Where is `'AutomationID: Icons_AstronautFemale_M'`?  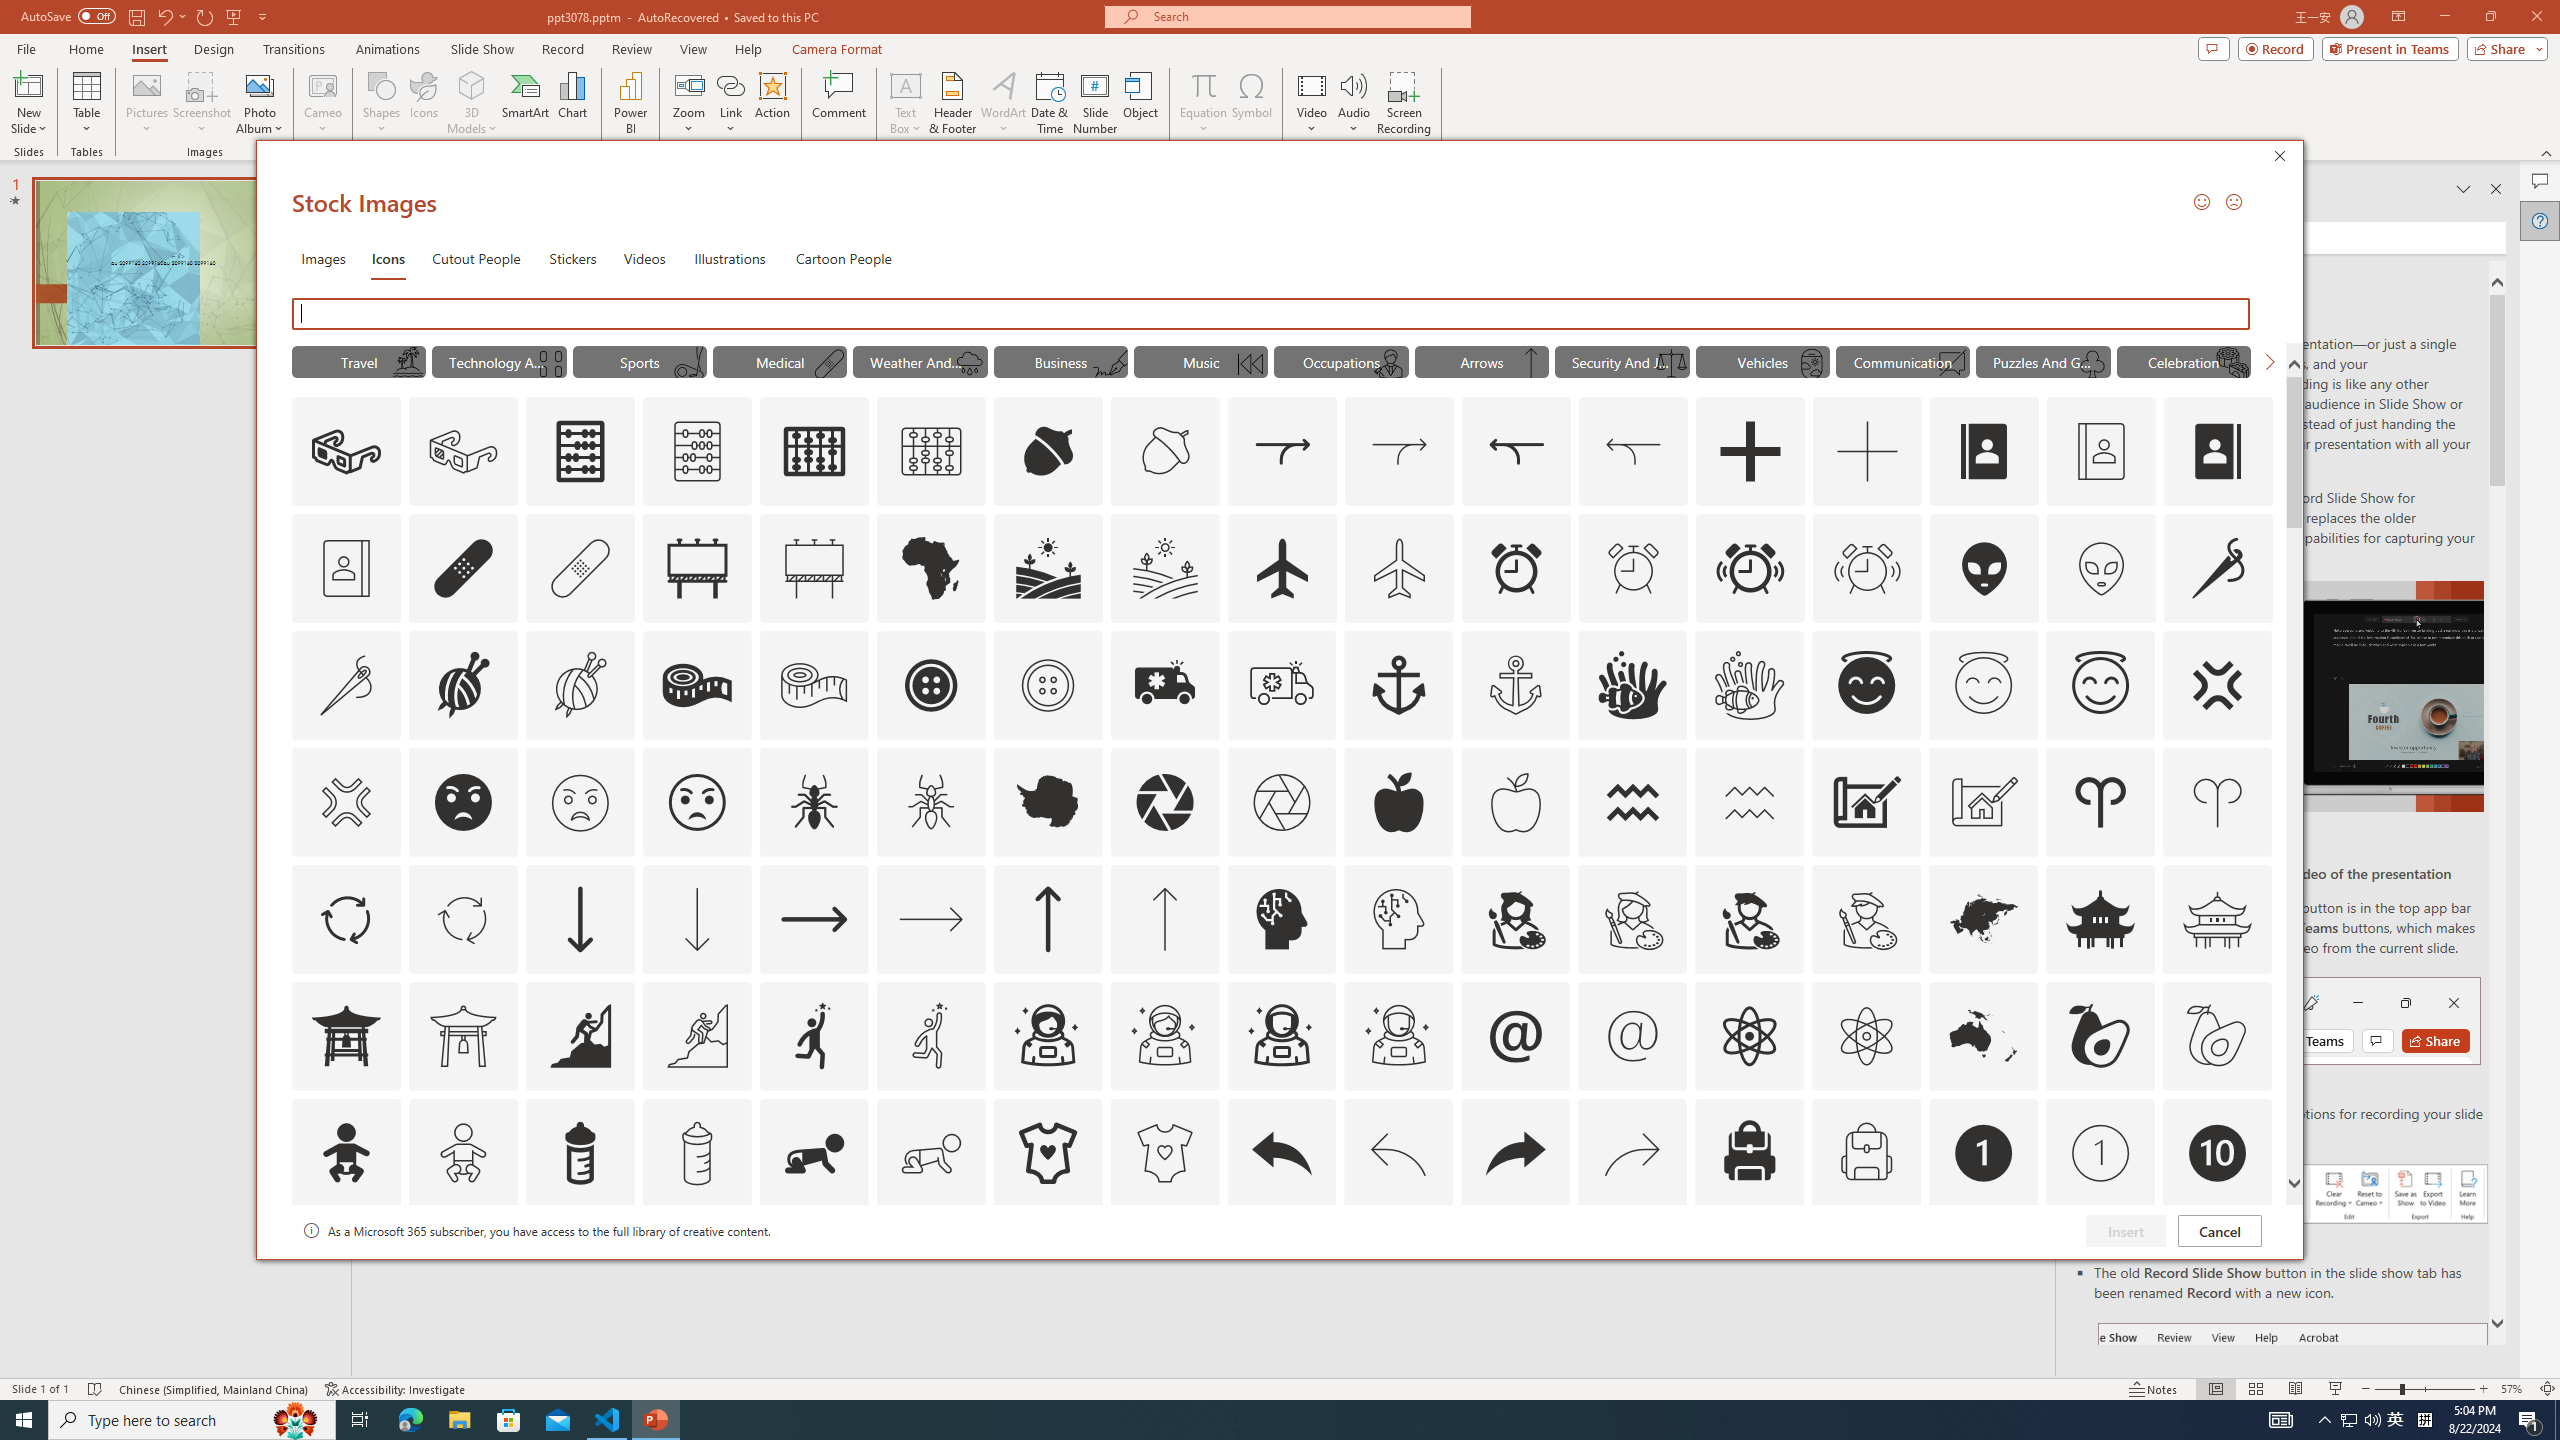
'AutomationID: Icons_AstronautFemale_M' is located at coordinates (1163, 1034).